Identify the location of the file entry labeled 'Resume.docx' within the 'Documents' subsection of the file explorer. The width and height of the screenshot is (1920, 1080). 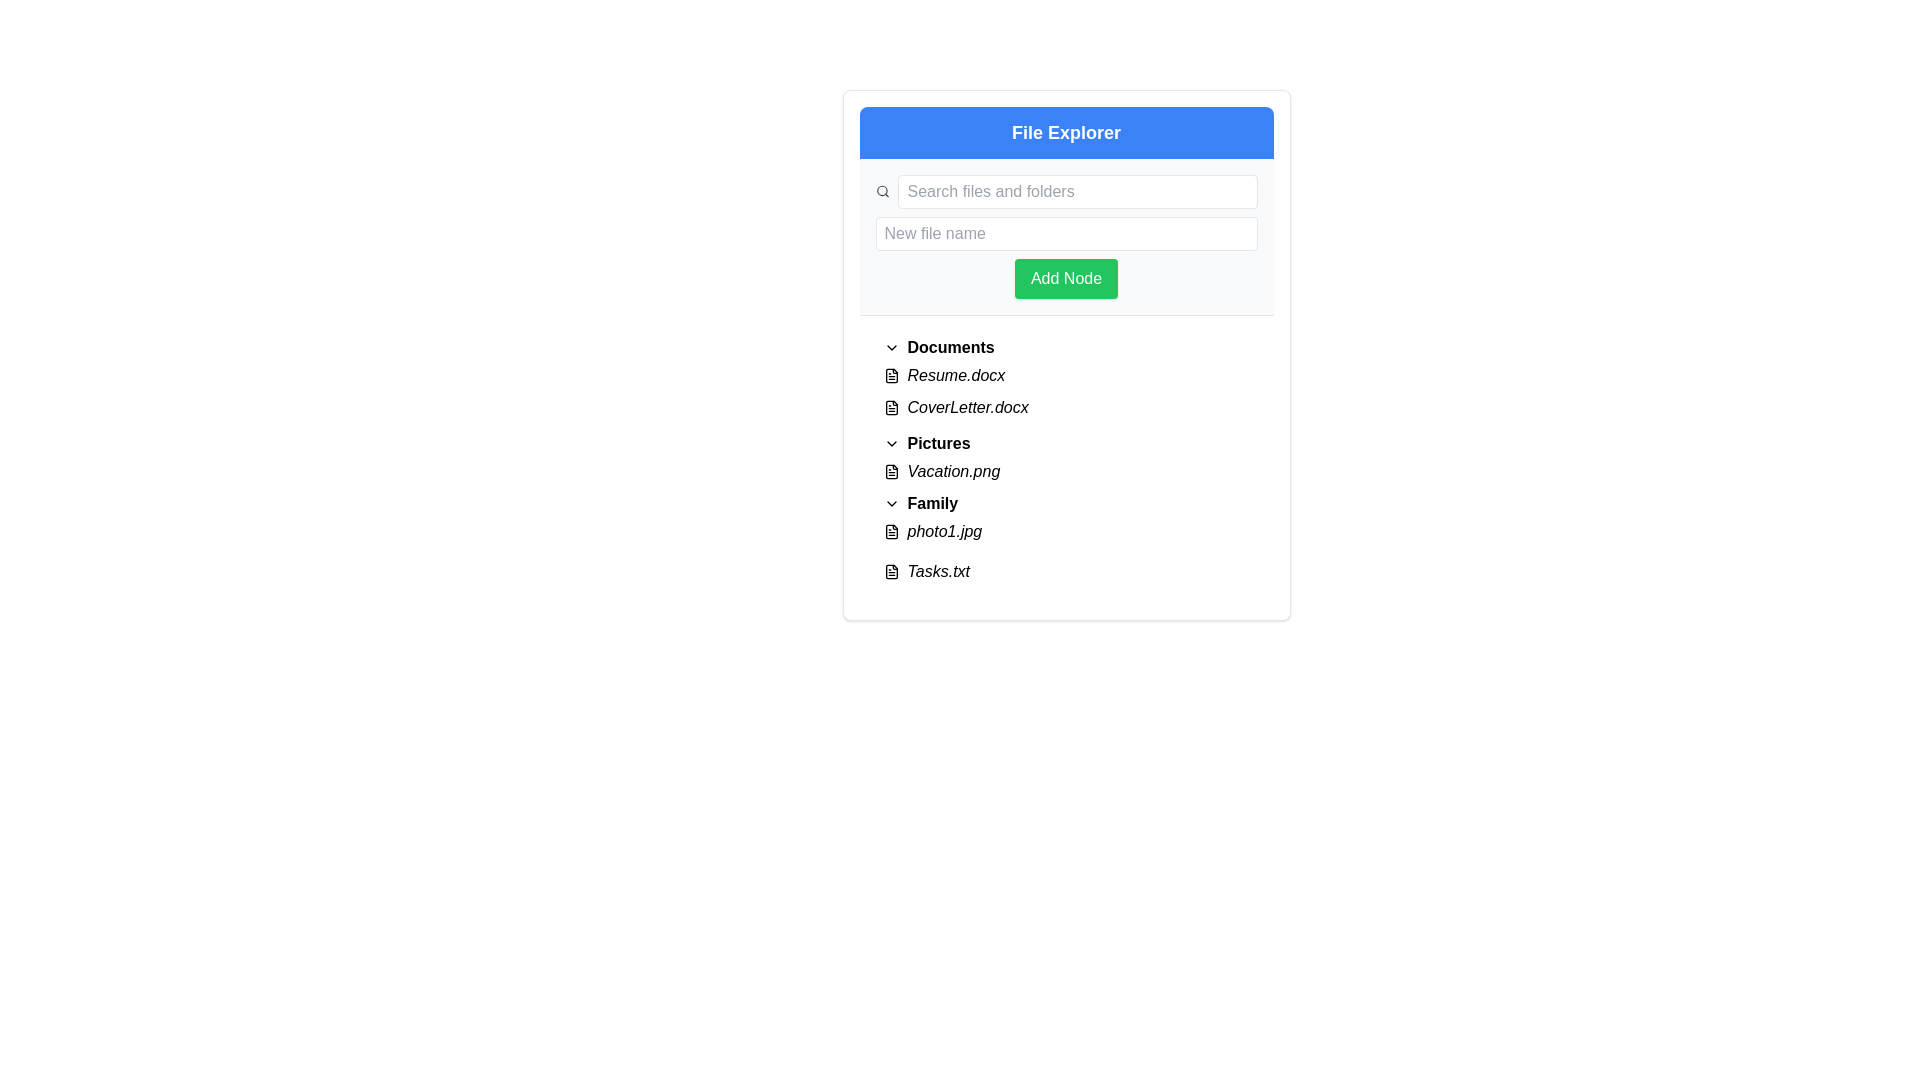
(1065, 375).